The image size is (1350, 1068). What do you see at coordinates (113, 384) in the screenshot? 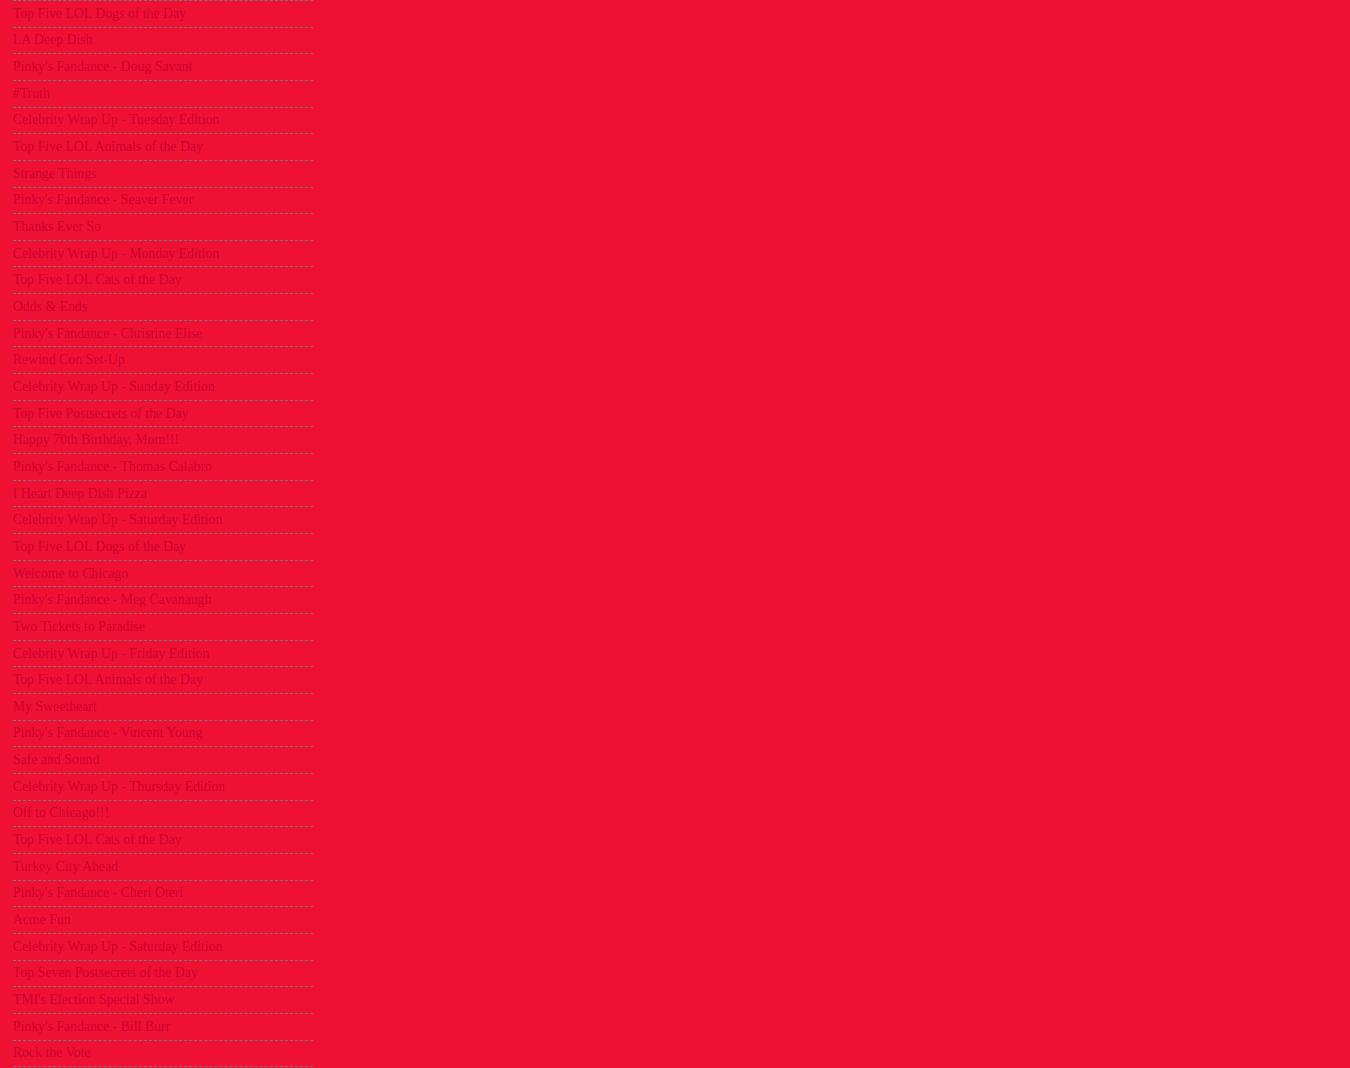
I see `'Celebrity Wrap Up - Sunday Edition'` at bounding box center [113, 384].